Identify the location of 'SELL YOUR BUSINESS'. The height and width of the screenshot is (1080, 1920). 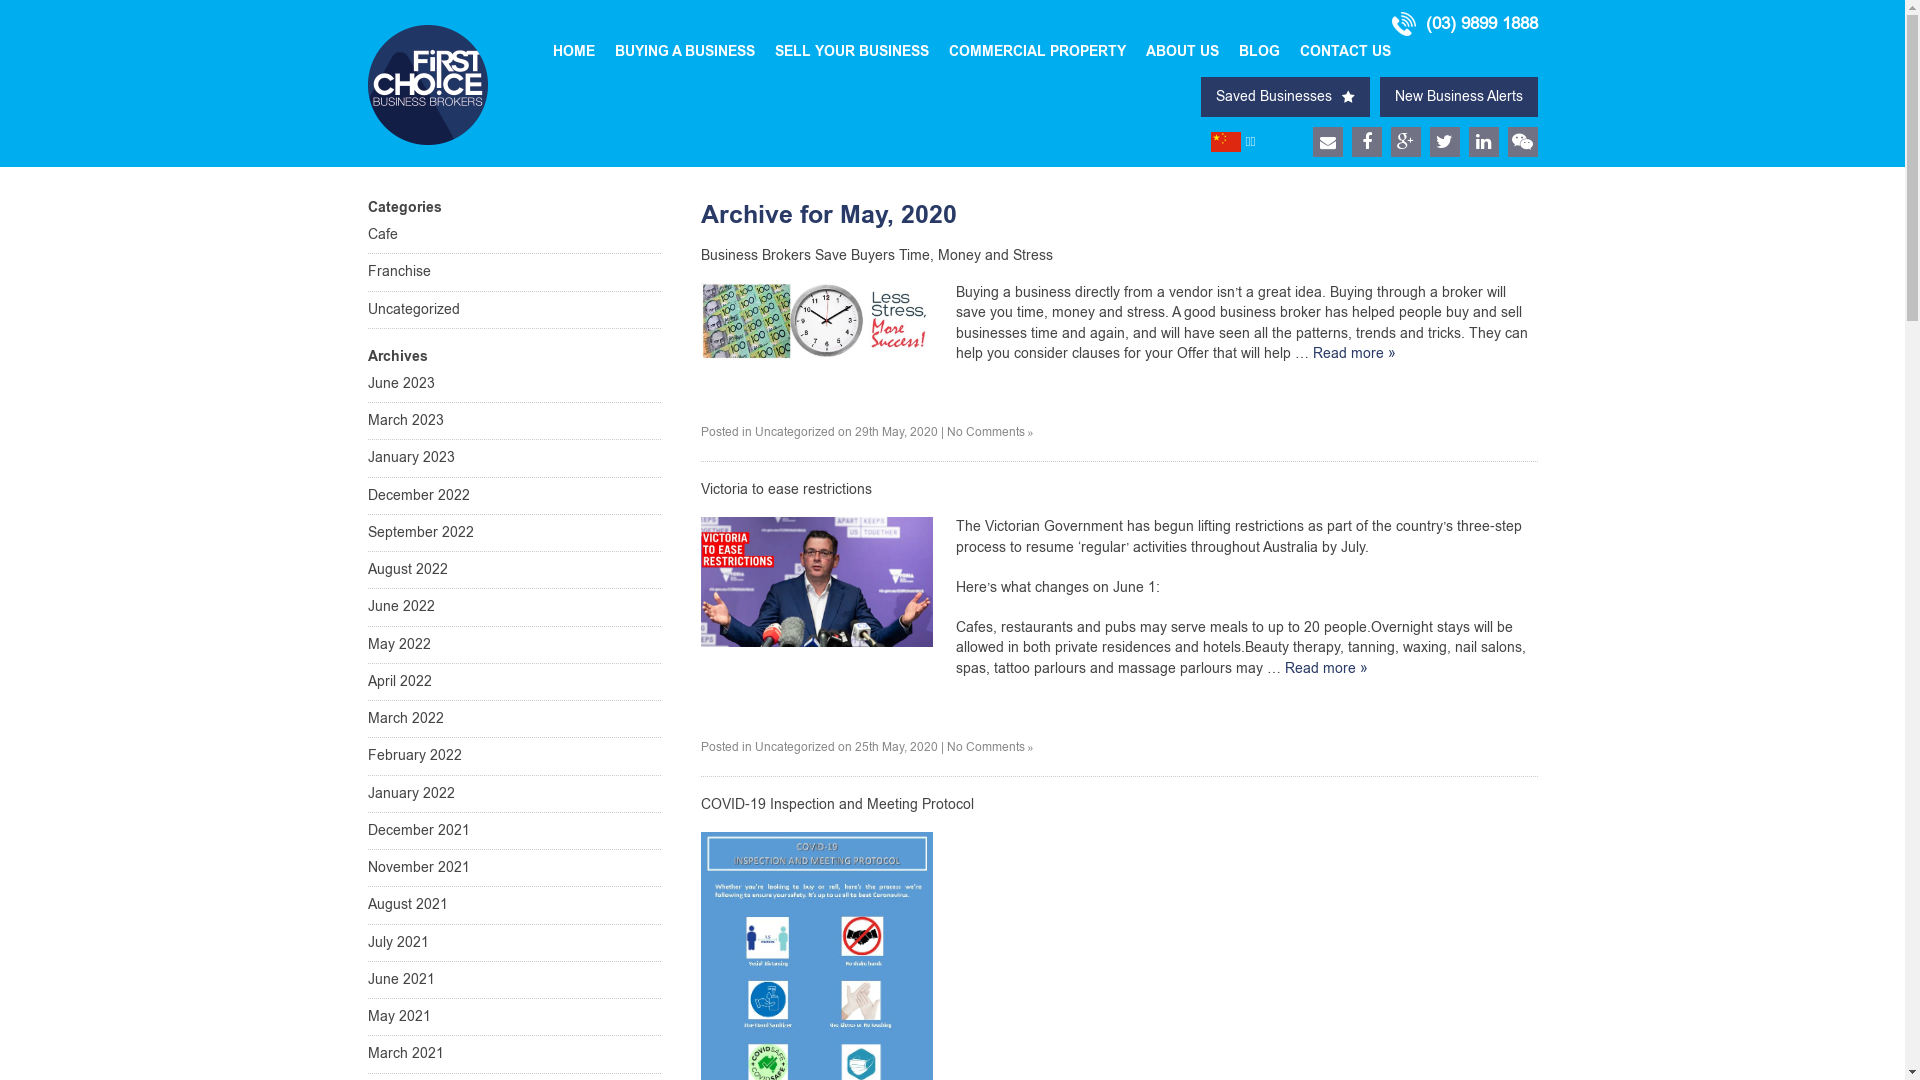
(851, 50).